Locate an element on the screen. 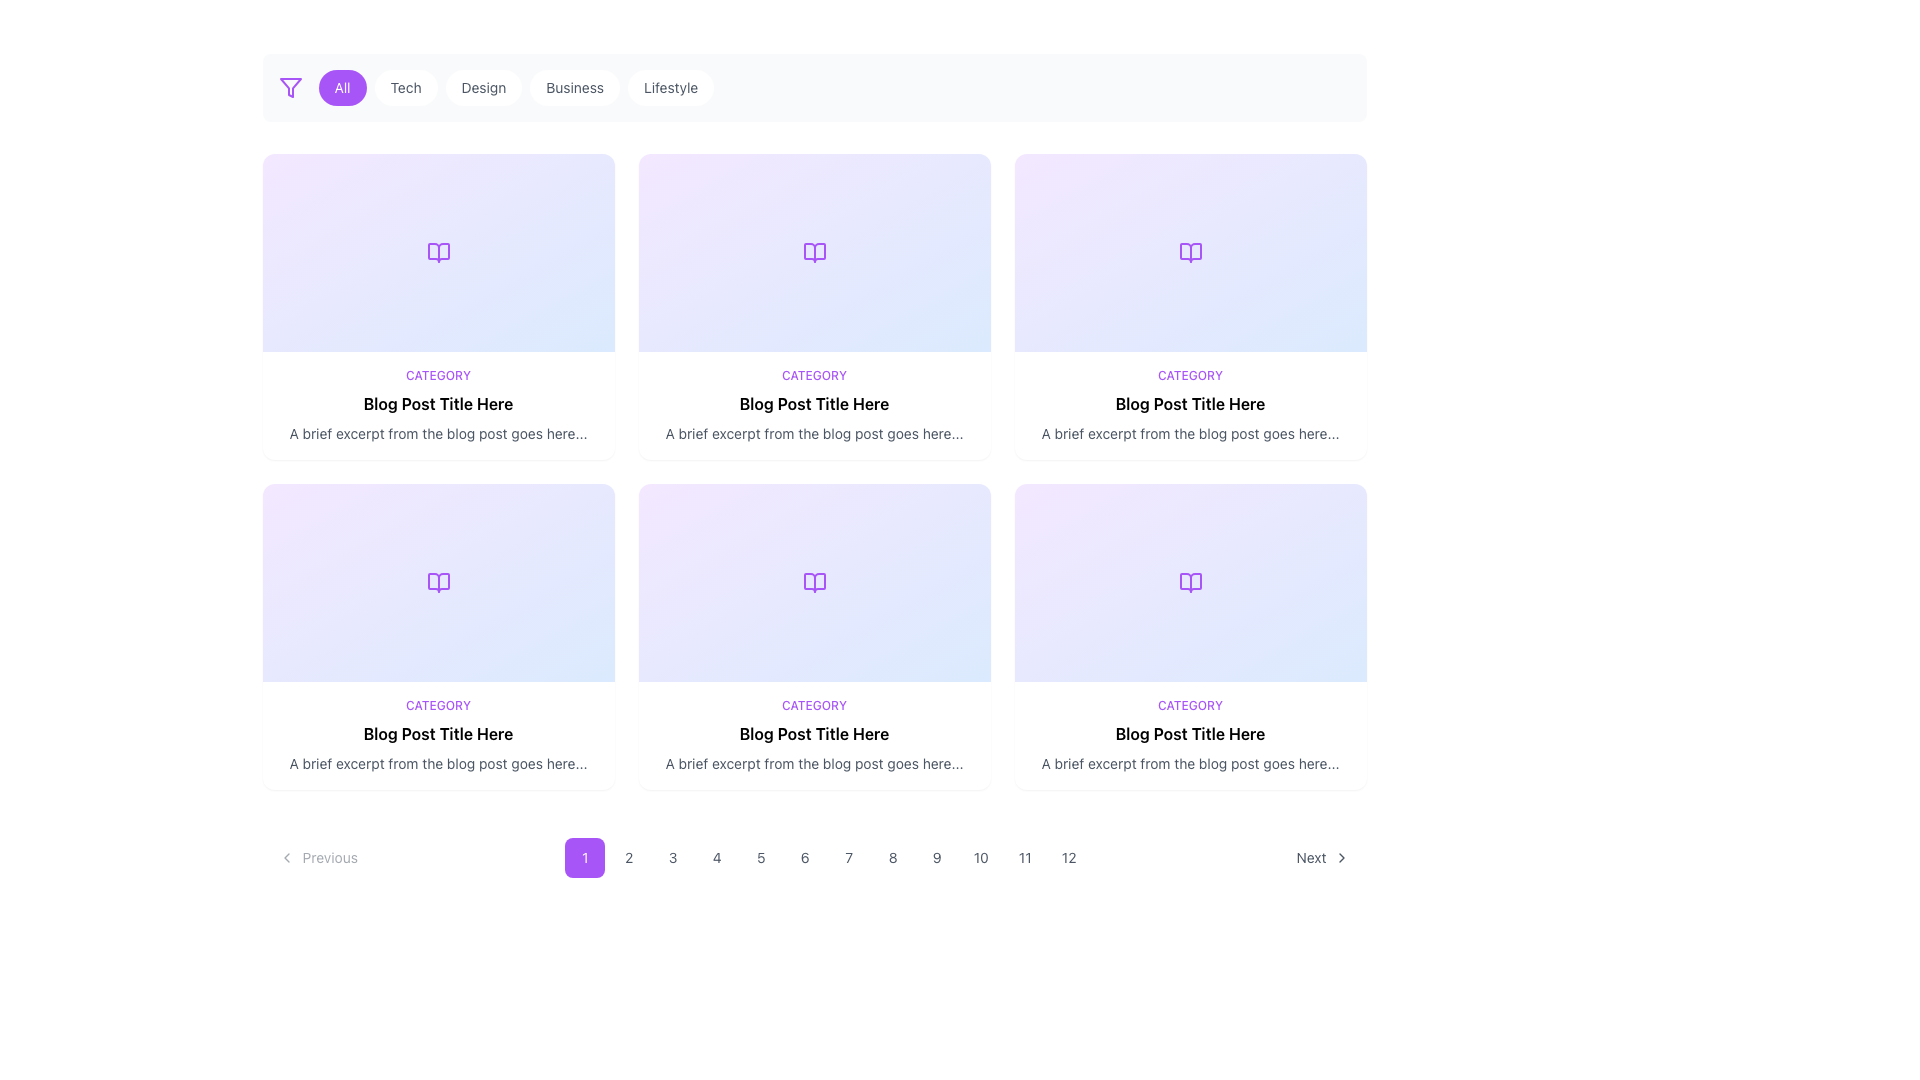  the Content preview card located in the second row and fourth column of the grid layout is located at coordinates (1190, 736).